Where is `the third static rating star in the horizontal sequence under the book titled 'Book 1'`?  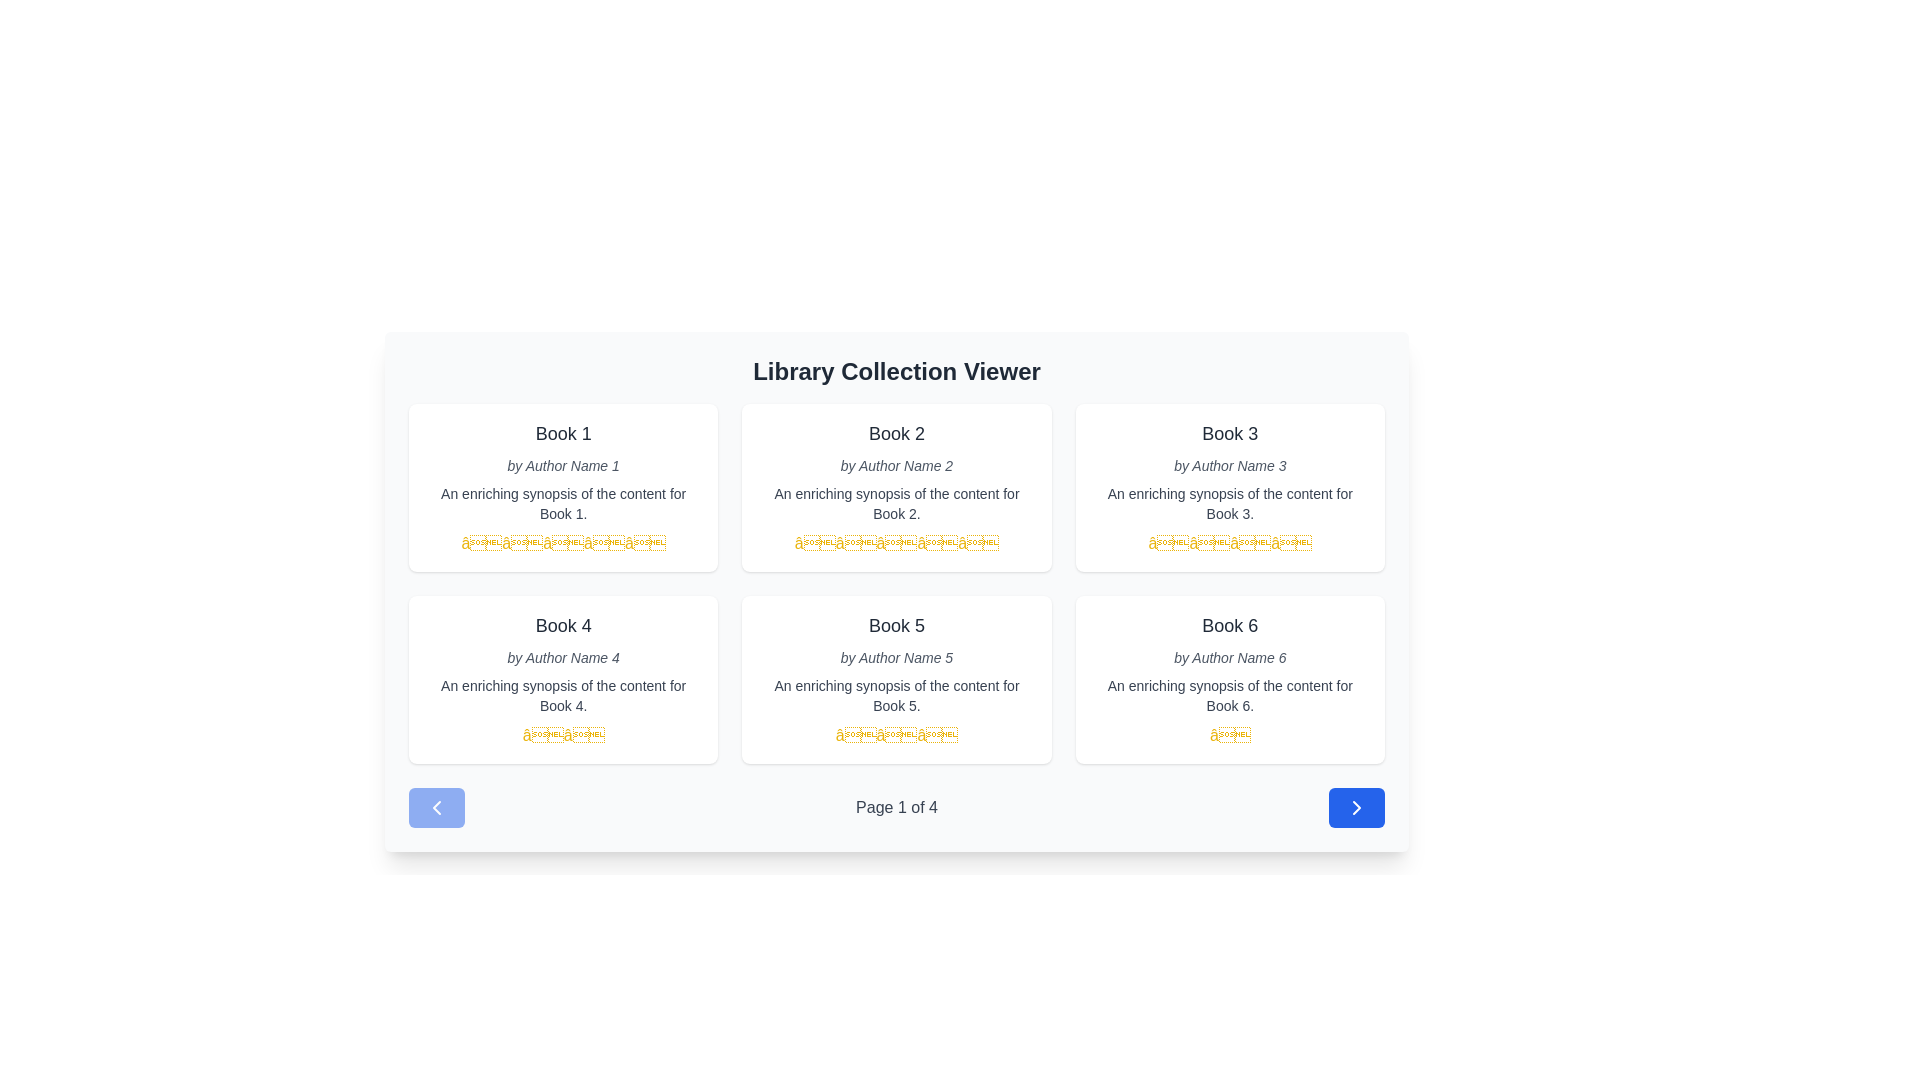
the third static rating star in the horizontal sequence under the book titled 'Book 1' is located at coordinates (562, 543).